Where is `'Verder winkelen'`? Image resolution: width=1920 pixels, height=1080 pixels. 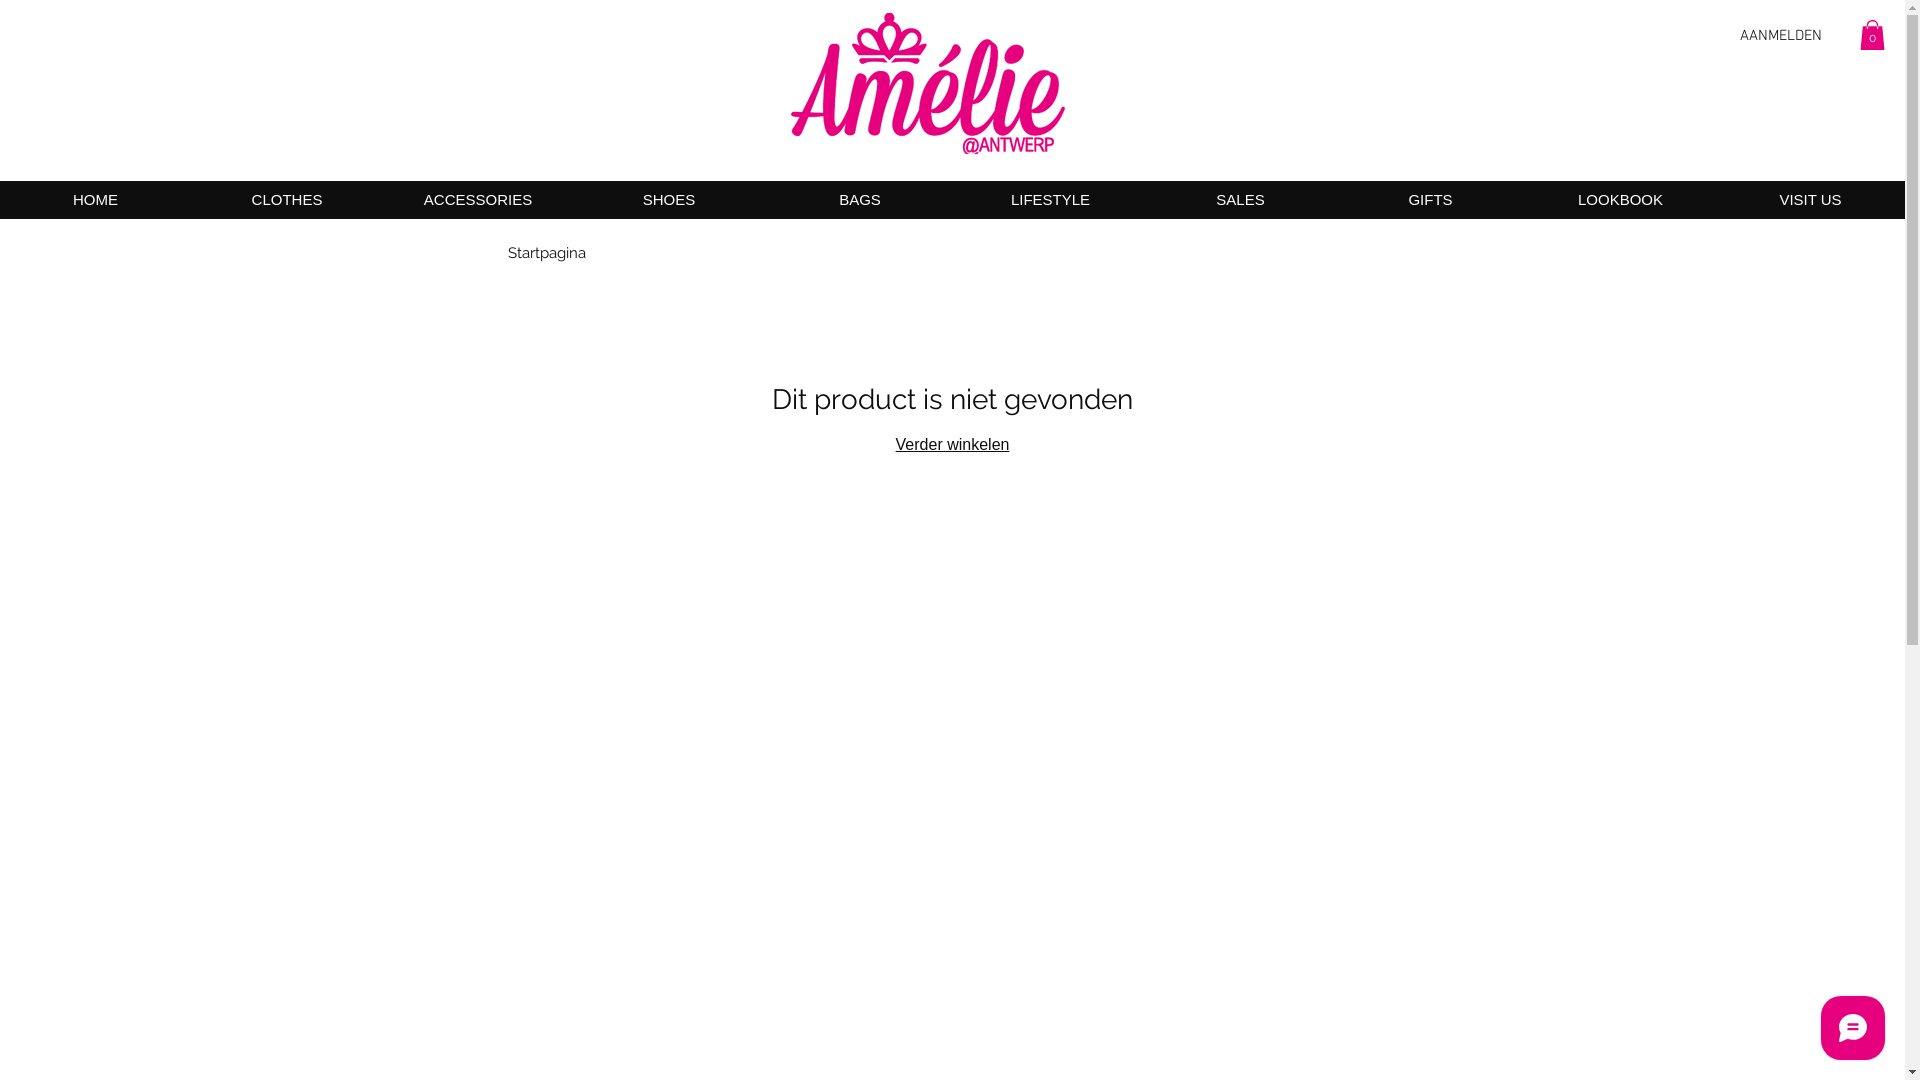 'Verder winkelen' is located at coordinates (952, 443).